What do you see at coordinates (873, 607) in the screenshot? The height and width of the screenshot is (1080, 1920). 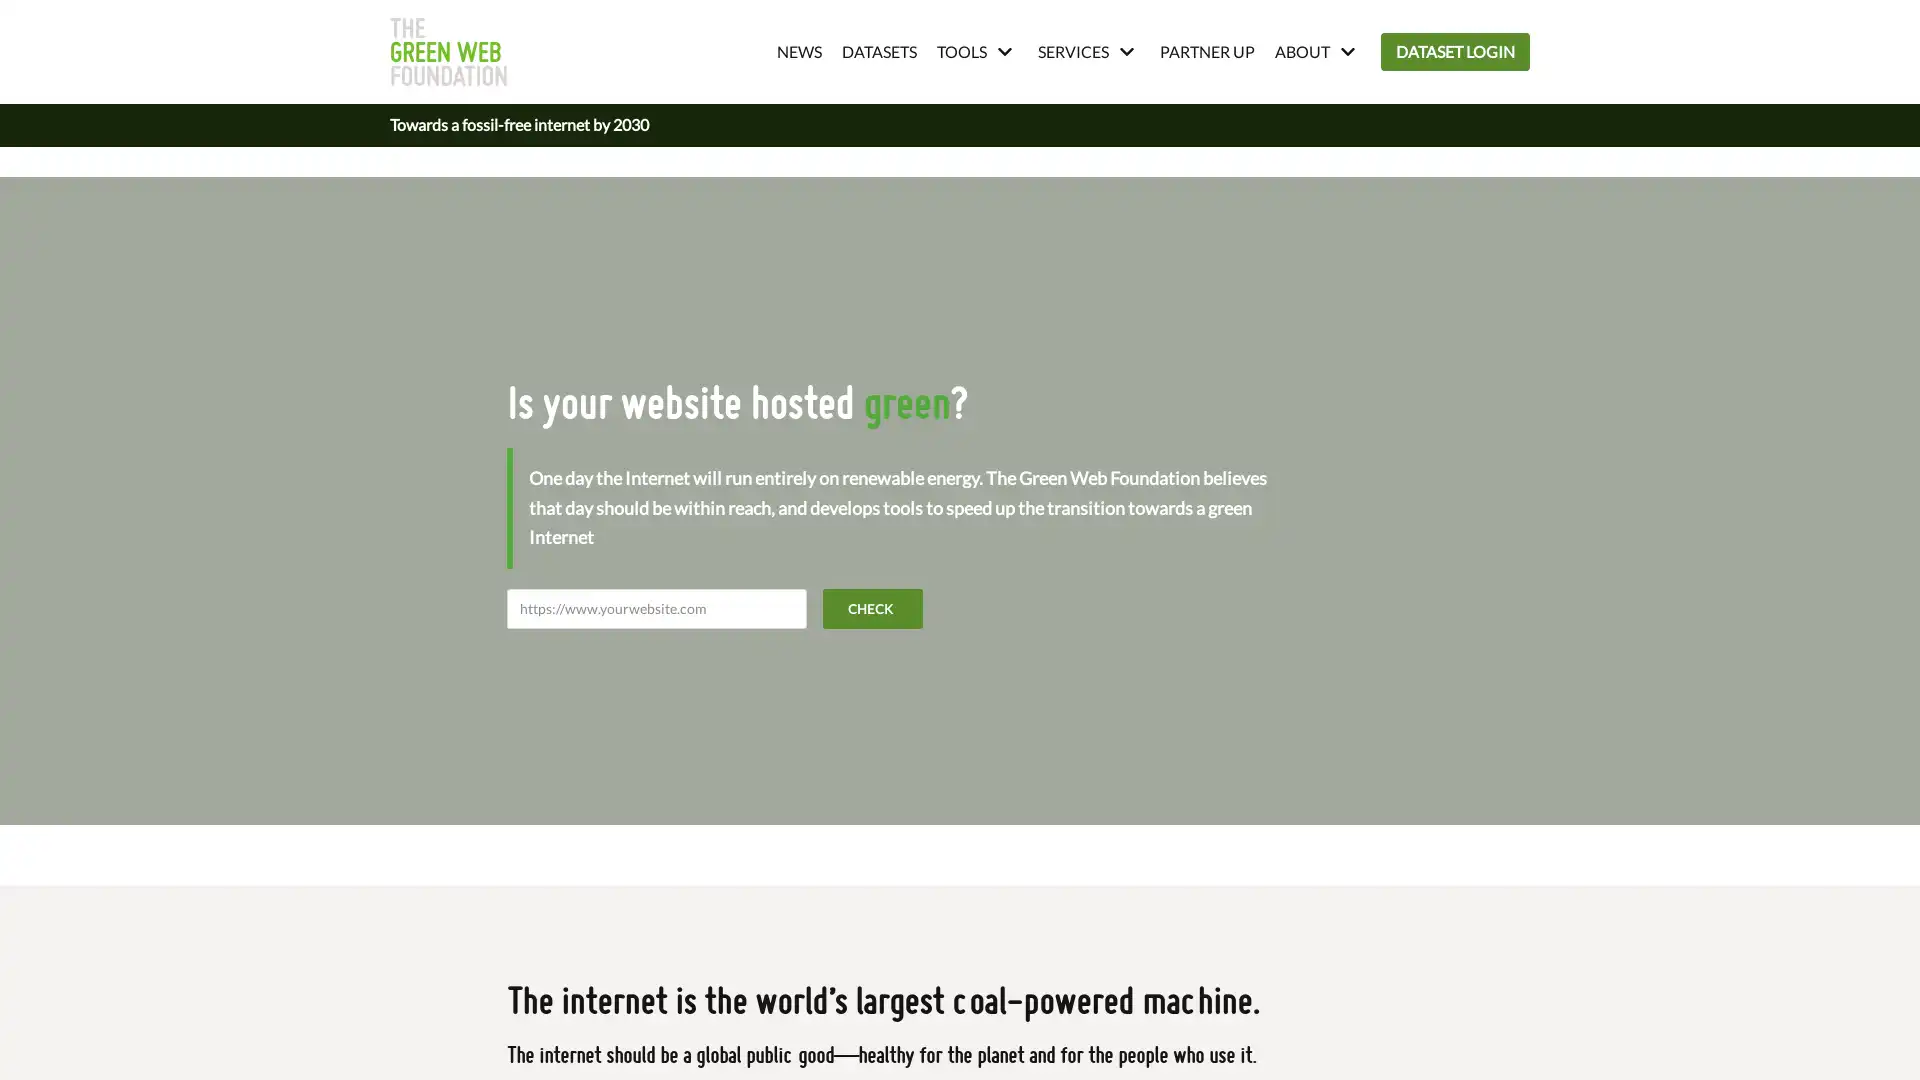 I see `CHECK` at bounding box center [873, 607].